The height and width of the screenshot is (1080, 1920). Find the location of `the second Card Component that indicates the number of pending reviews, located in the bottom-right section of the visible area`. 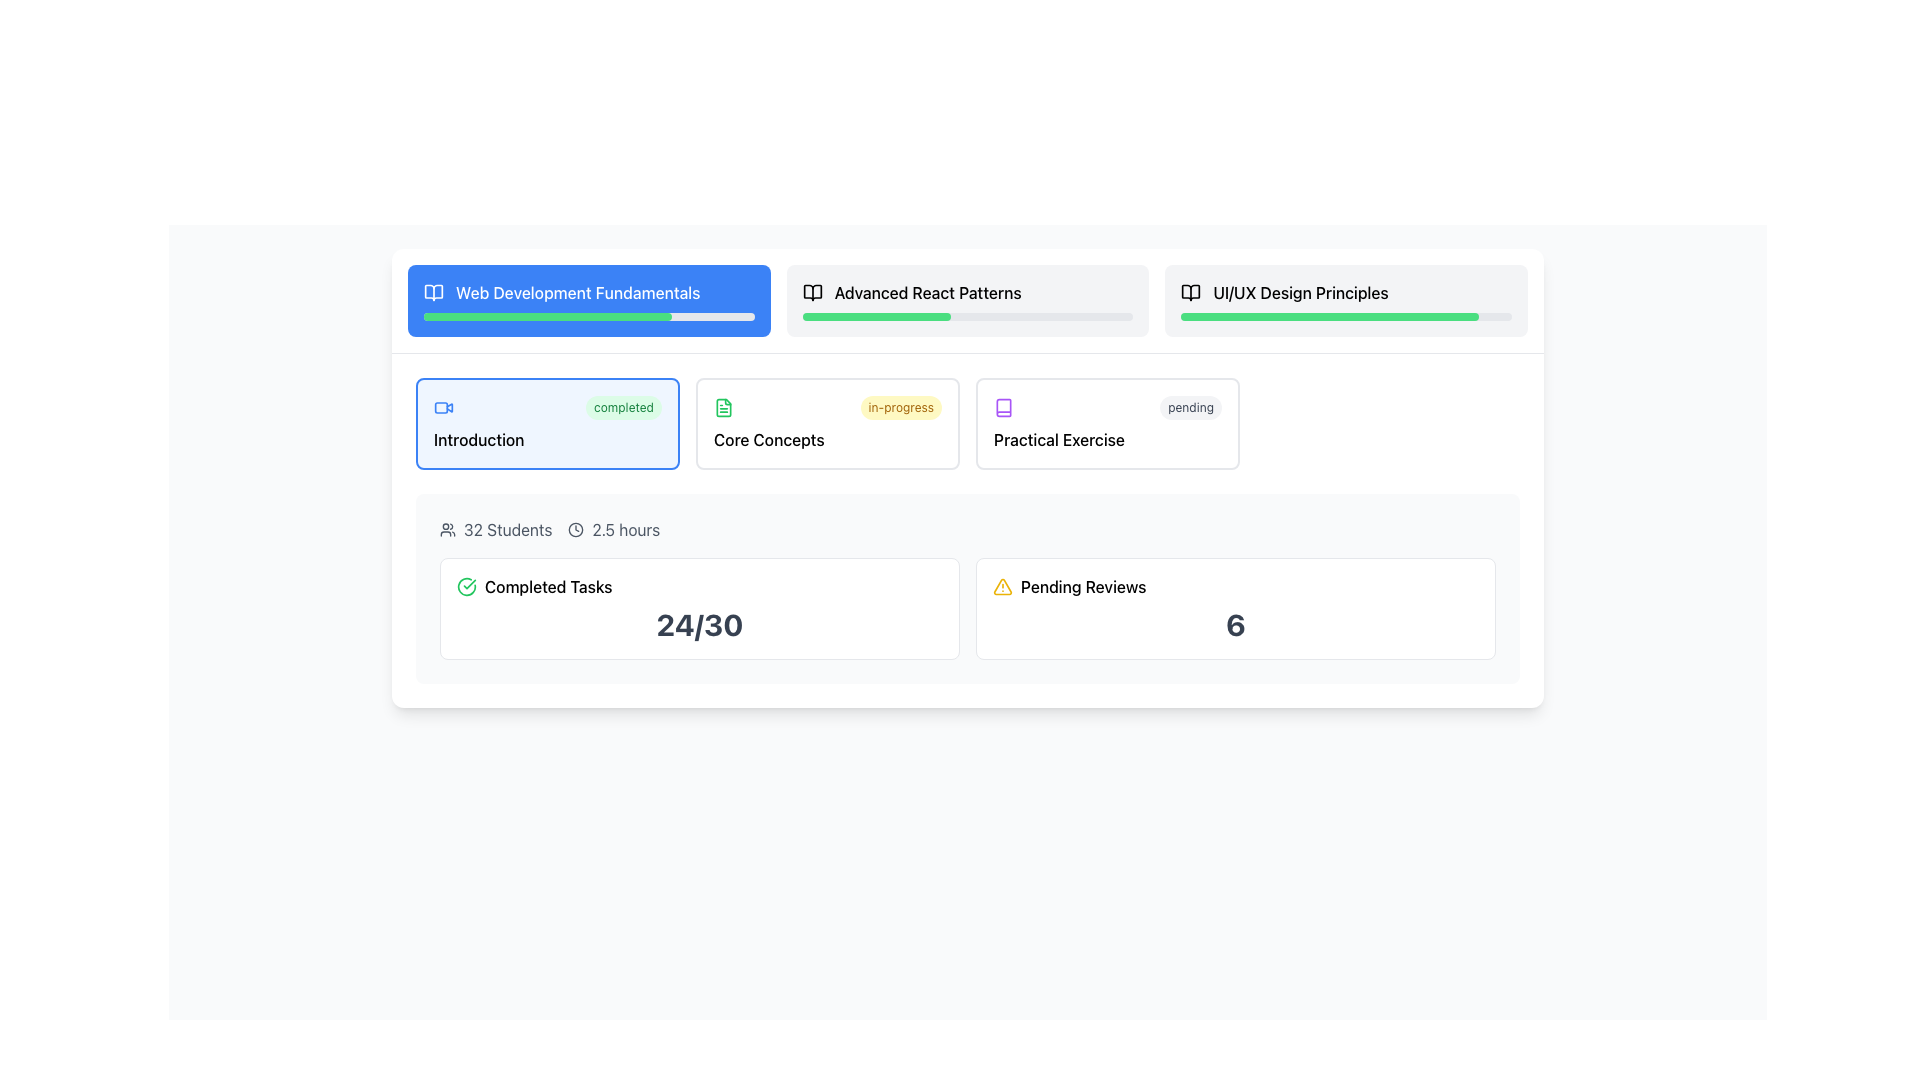

the second Card Component that indicates the number of pending reviews, located in the bottom-right section of the visible area is located at coordinates (1235, 608).